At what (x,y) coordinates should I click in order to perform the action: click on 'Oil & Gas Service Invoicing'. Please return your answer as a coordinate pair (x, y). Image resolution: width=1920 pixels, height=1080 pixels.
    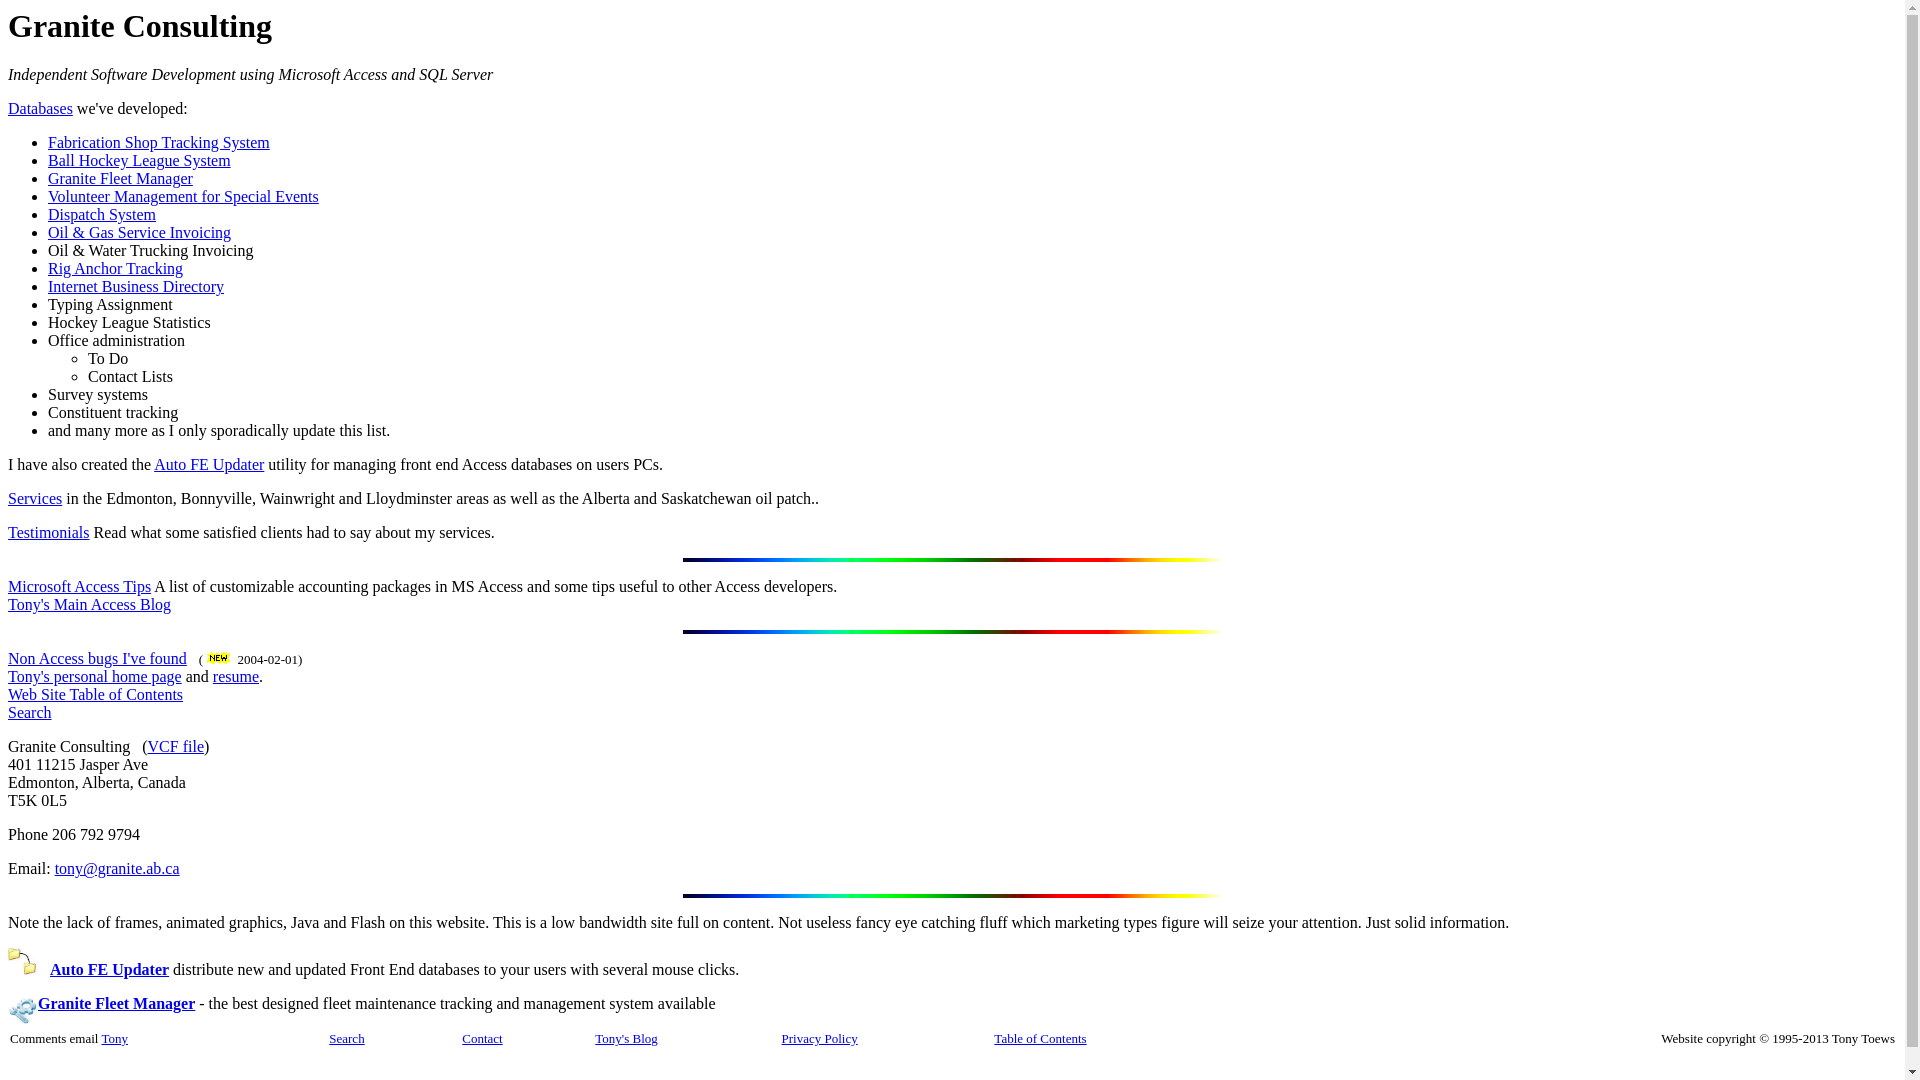
    Looking at the image, I should click on (138, 231).